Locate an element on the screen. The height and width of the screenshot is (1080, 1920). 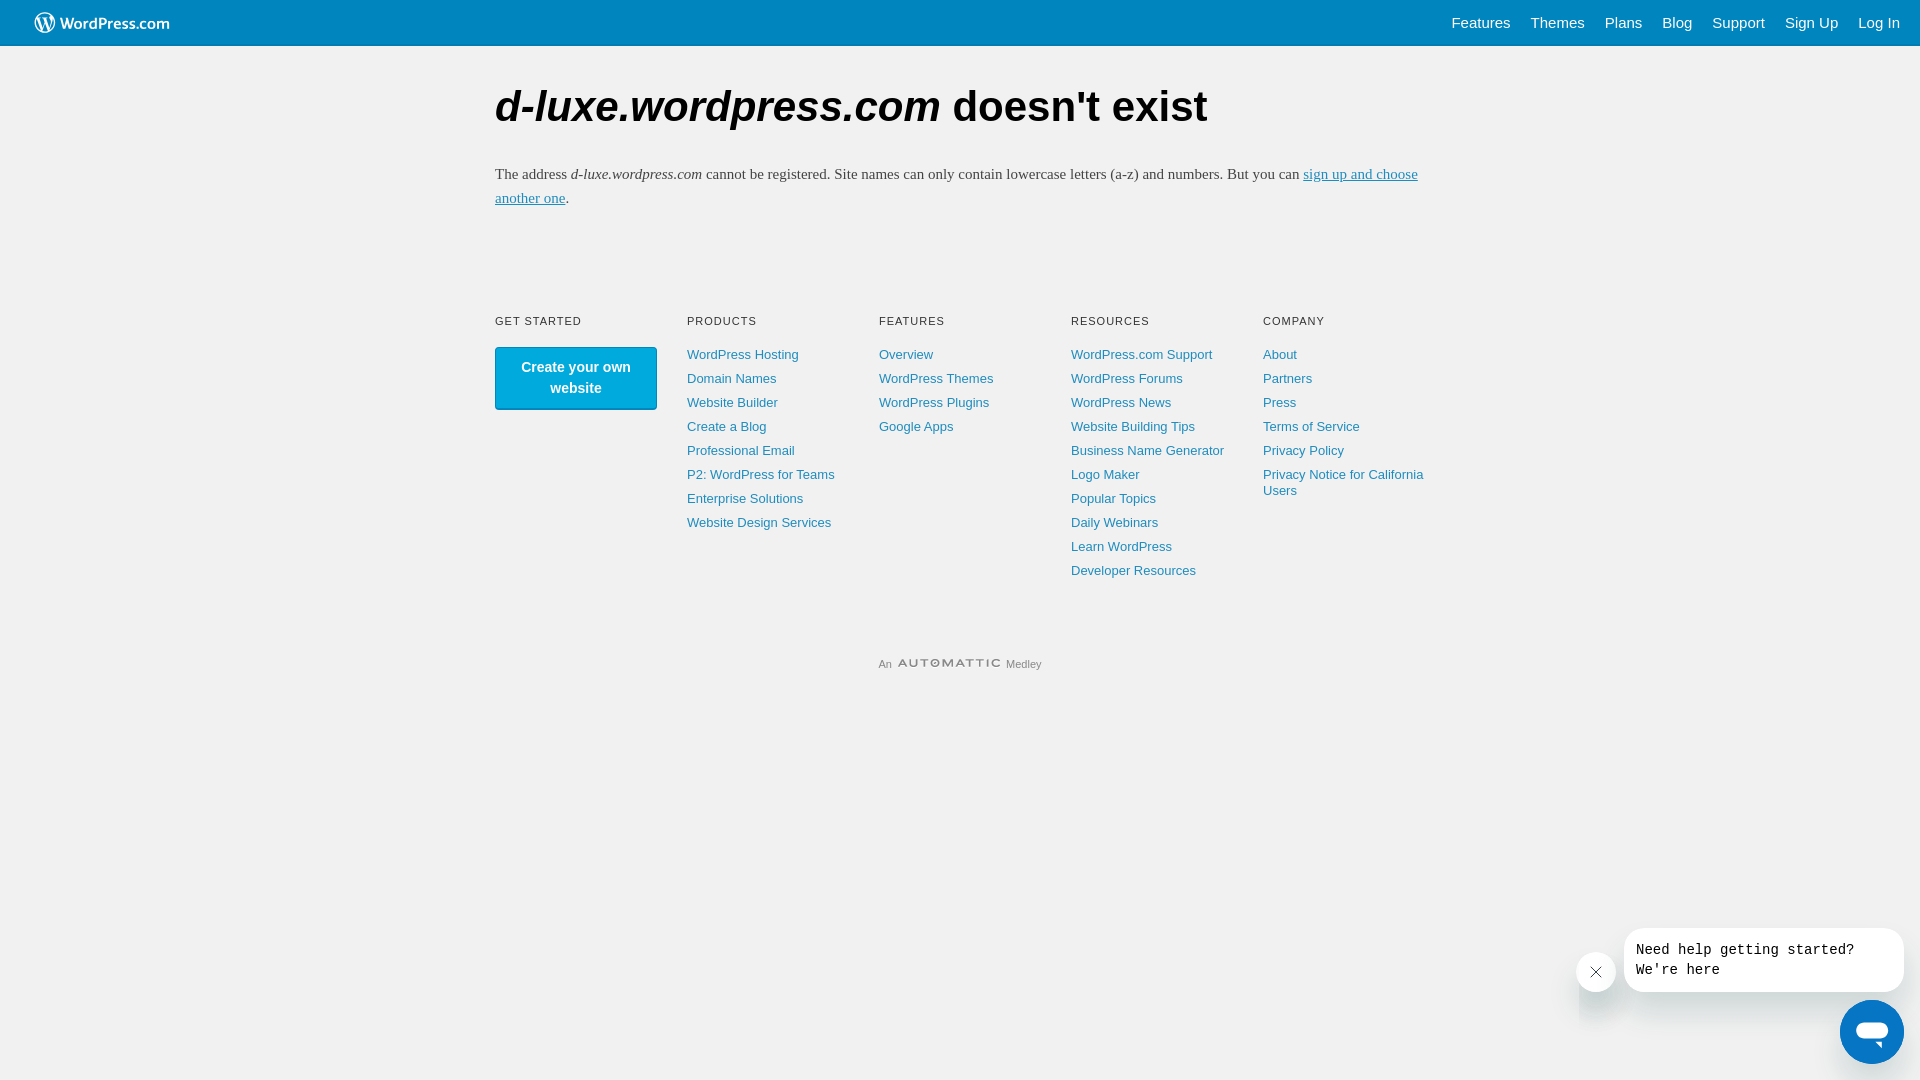
'Business Name Generator' is located at coordinates (1147, 450).